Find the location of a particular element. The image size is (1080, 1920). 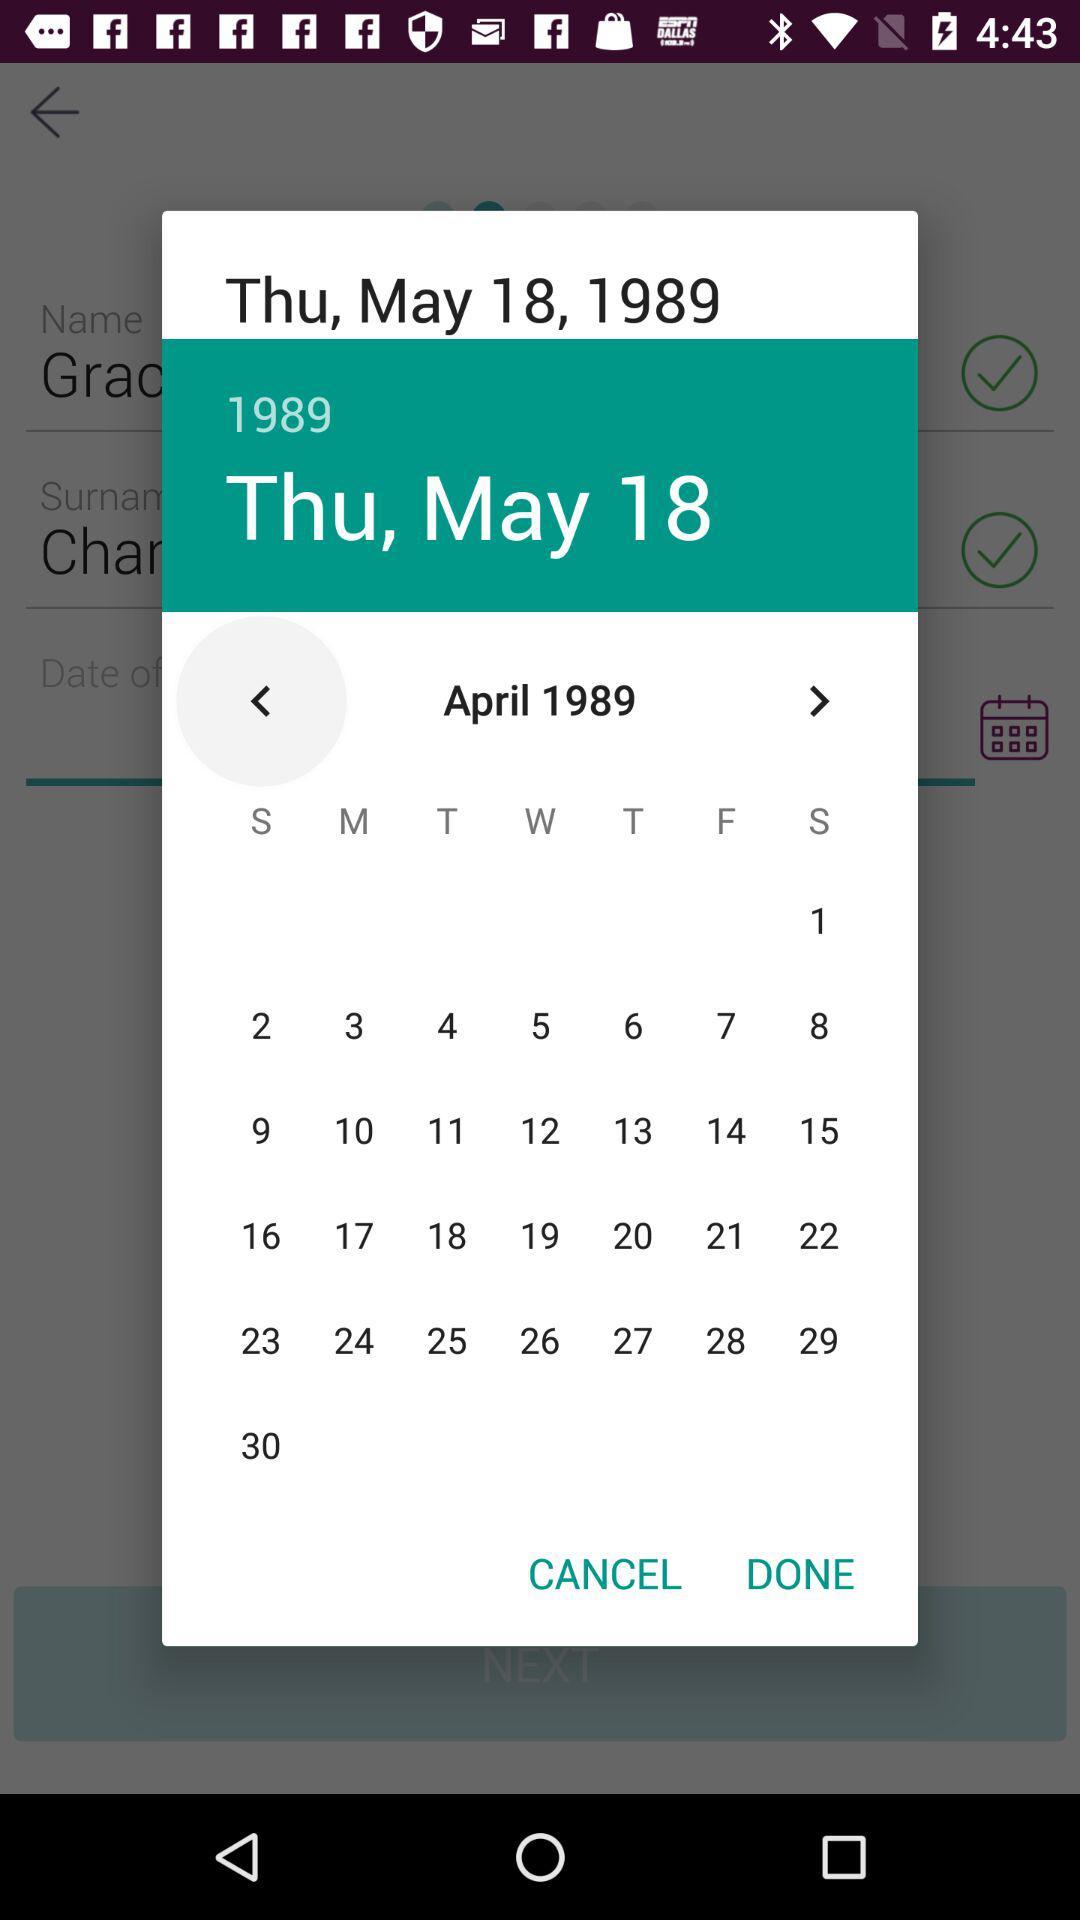

the icon next to the cancel icon is located at coordinates (799, 1571).